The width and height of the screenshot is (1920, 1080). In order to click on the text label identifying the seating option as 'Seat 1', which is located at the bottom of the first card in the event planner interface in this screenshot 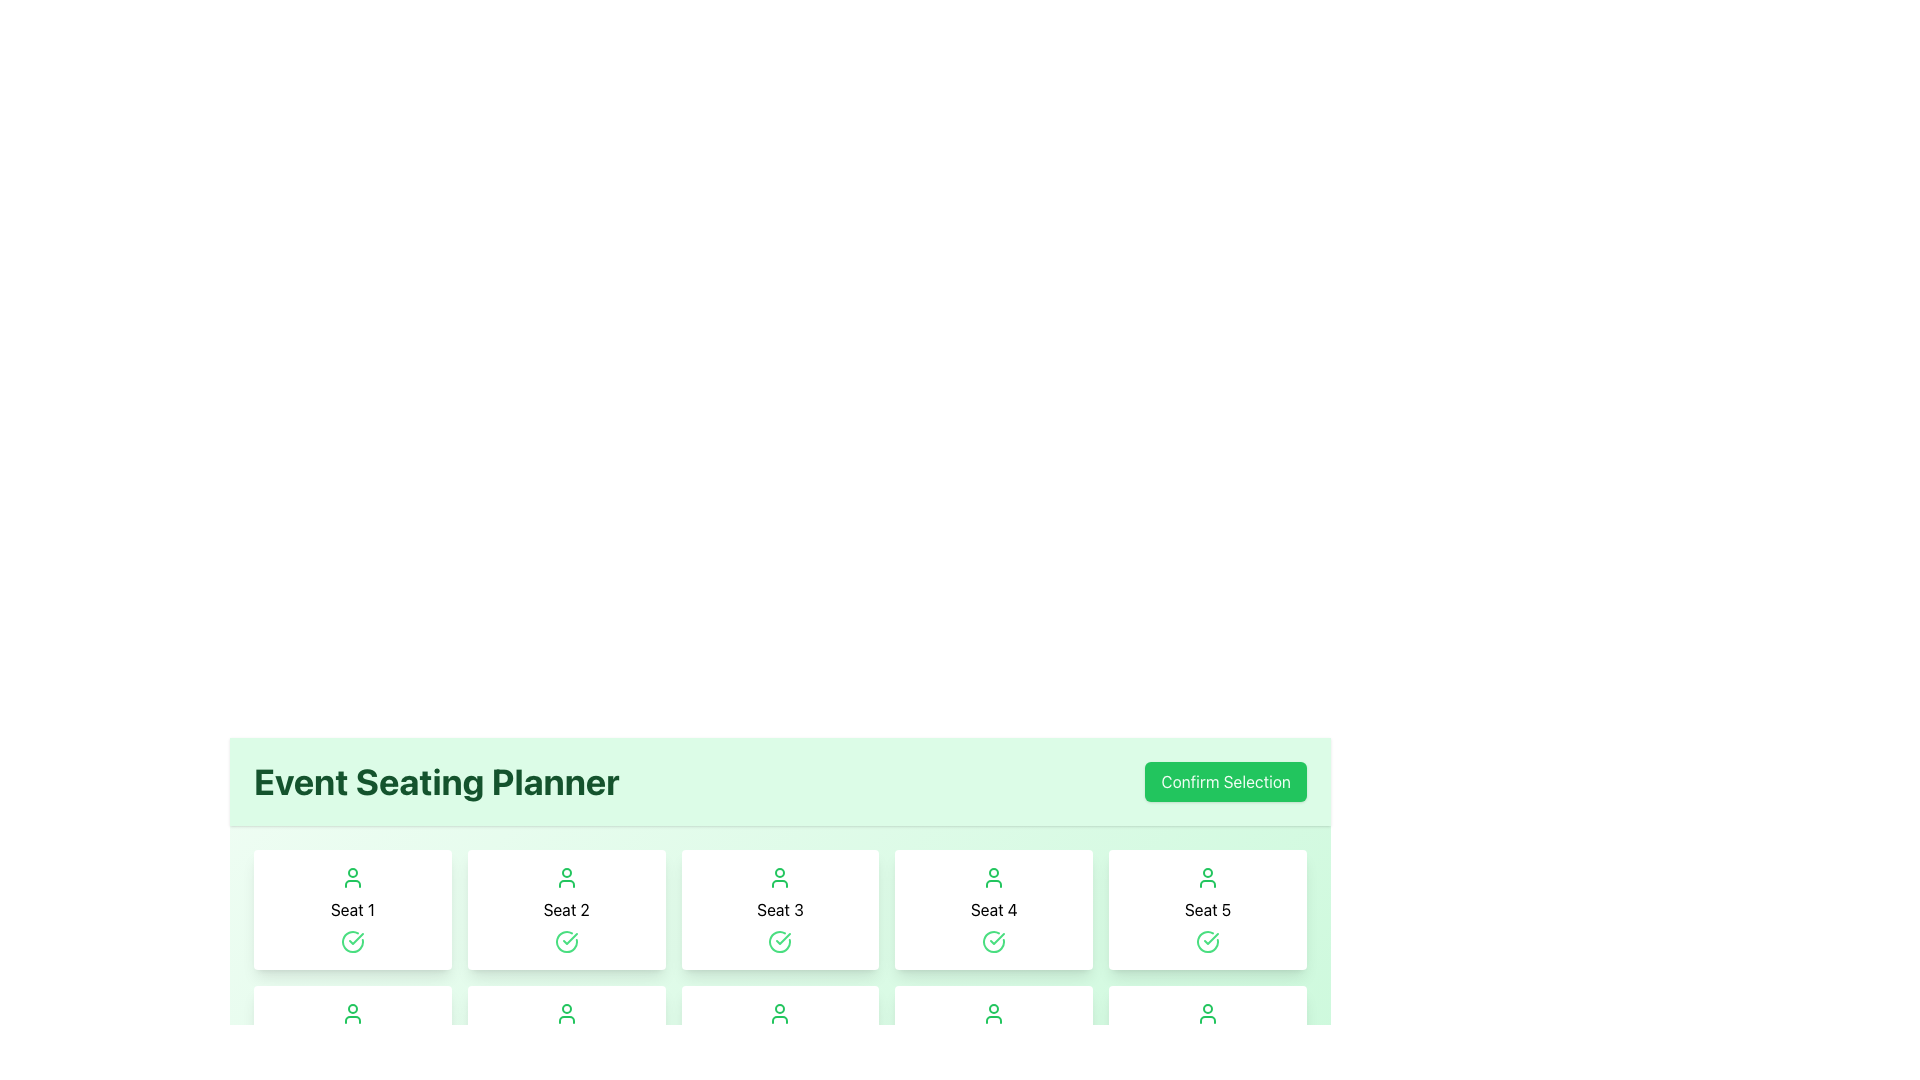, I will do `click(352, 910)`.